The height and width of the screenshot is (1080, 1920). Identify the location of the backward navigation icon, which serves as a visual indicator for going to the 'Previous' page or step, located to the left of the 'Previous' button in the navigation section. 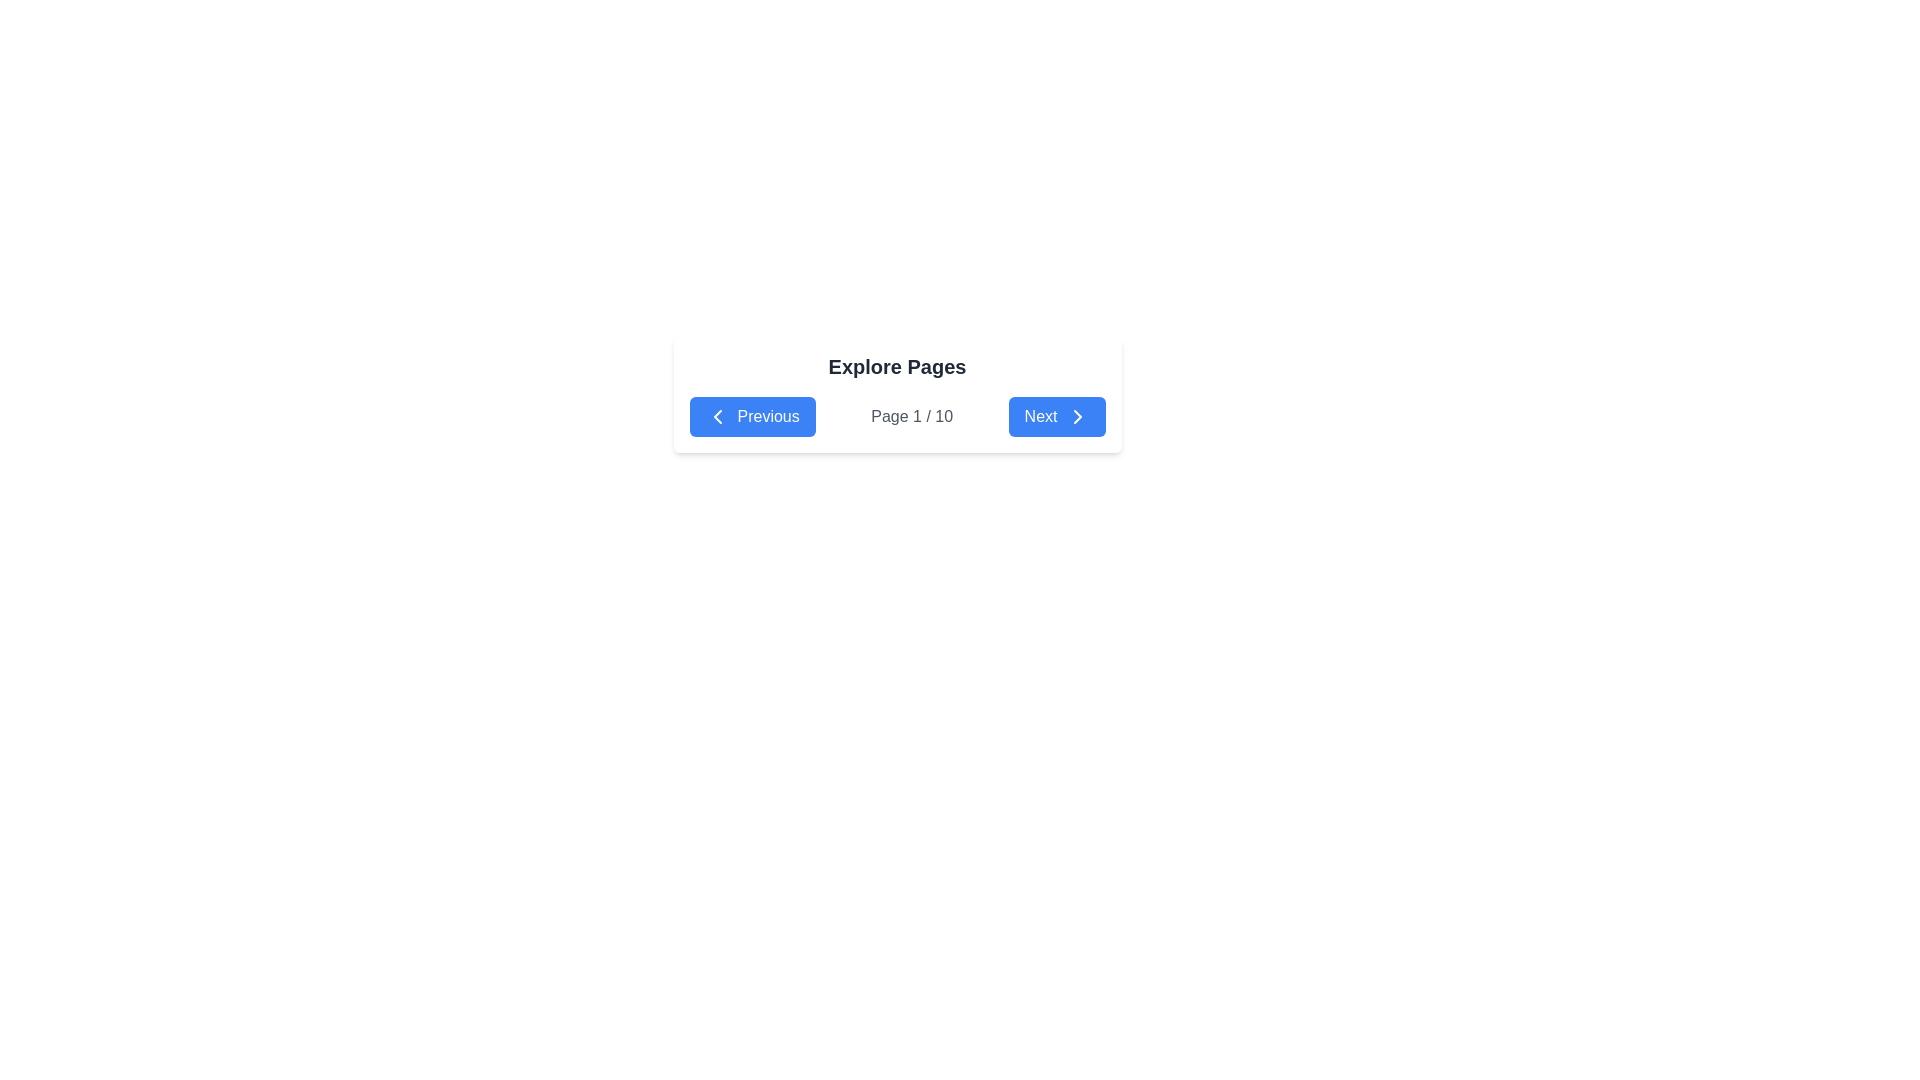
(717, 415).